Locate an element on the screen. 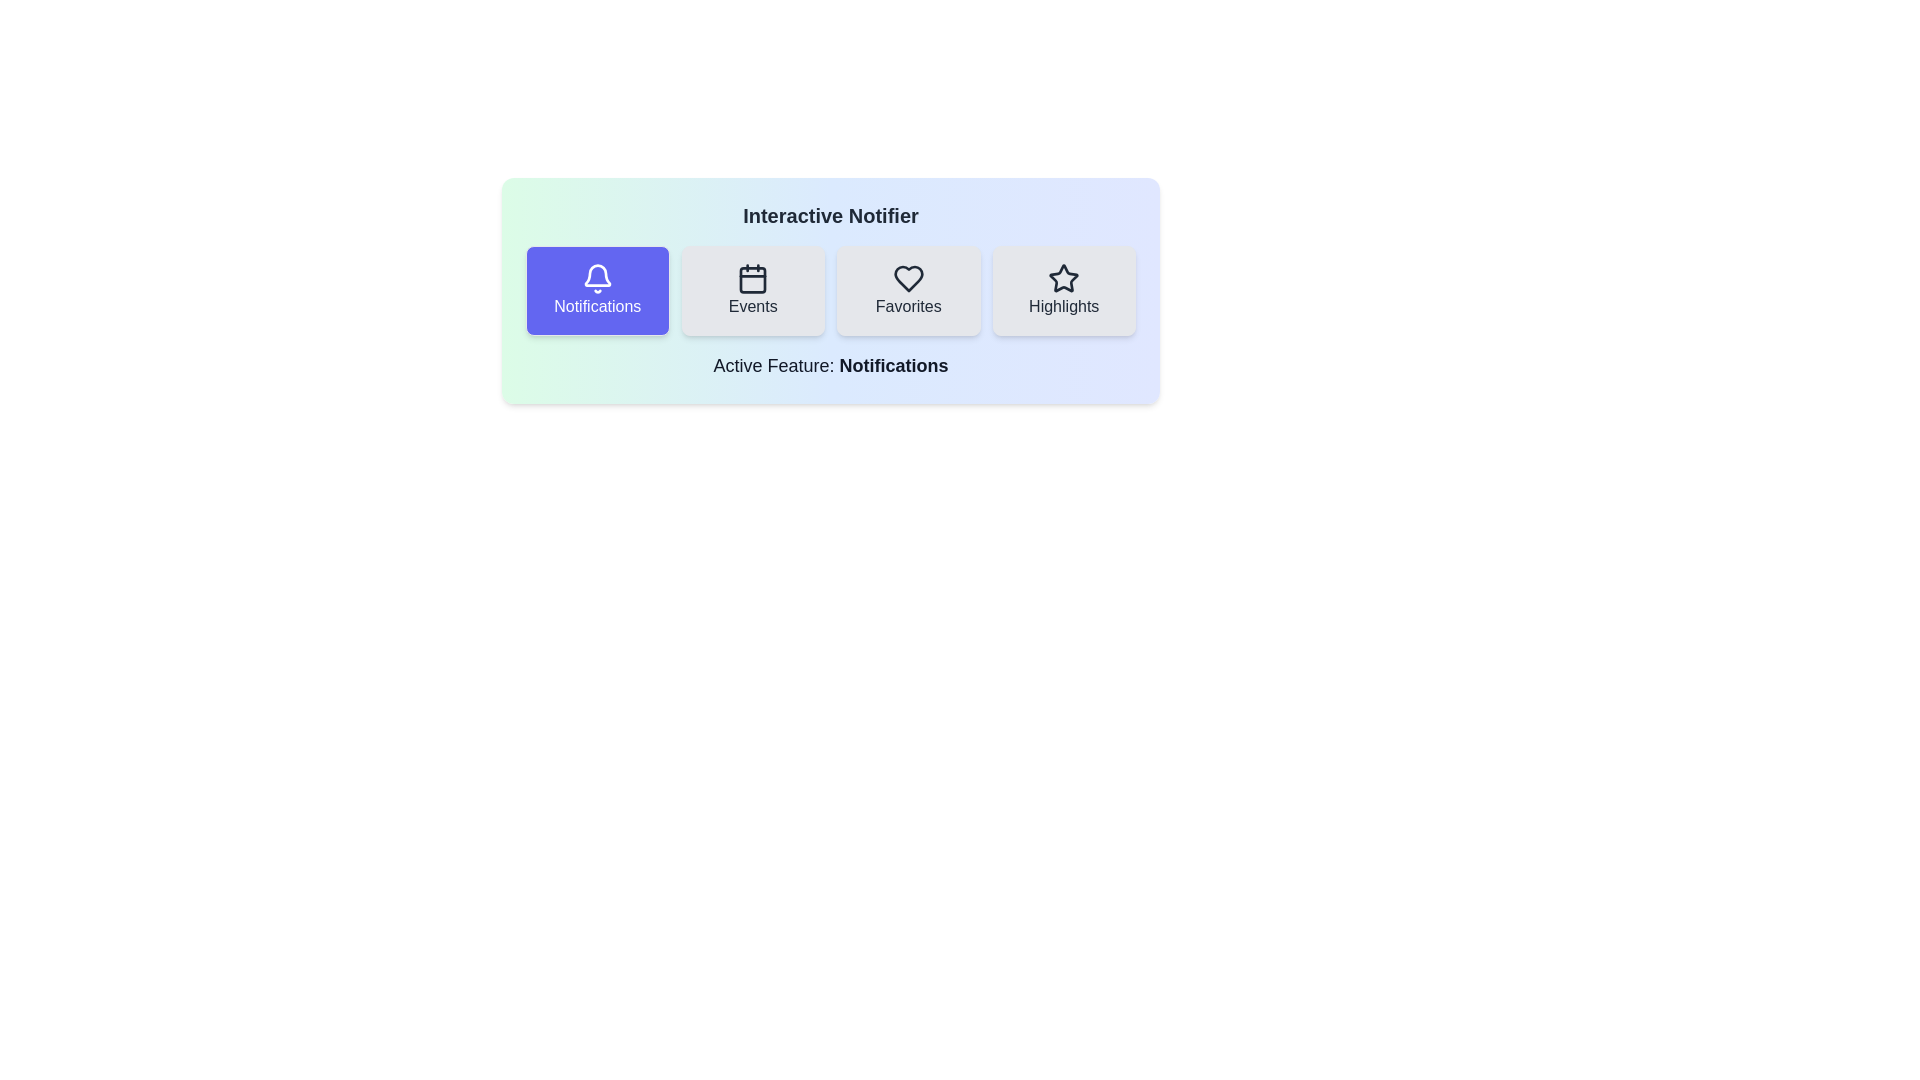  the feature Events by clicking on its button is located at coordinates (752, 290).